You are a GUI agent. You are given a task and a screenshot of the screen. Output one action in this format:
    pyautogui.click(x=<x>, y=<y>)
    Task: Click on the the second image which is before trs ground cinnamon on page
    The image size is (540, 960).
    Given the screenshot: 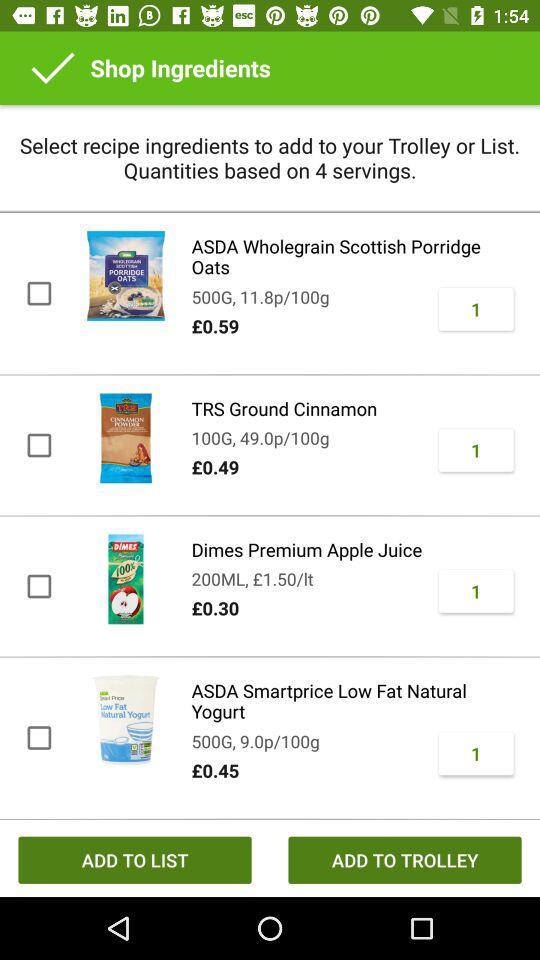 What is the action you would take?
    pyautogui.click(x=125, y=438)
    